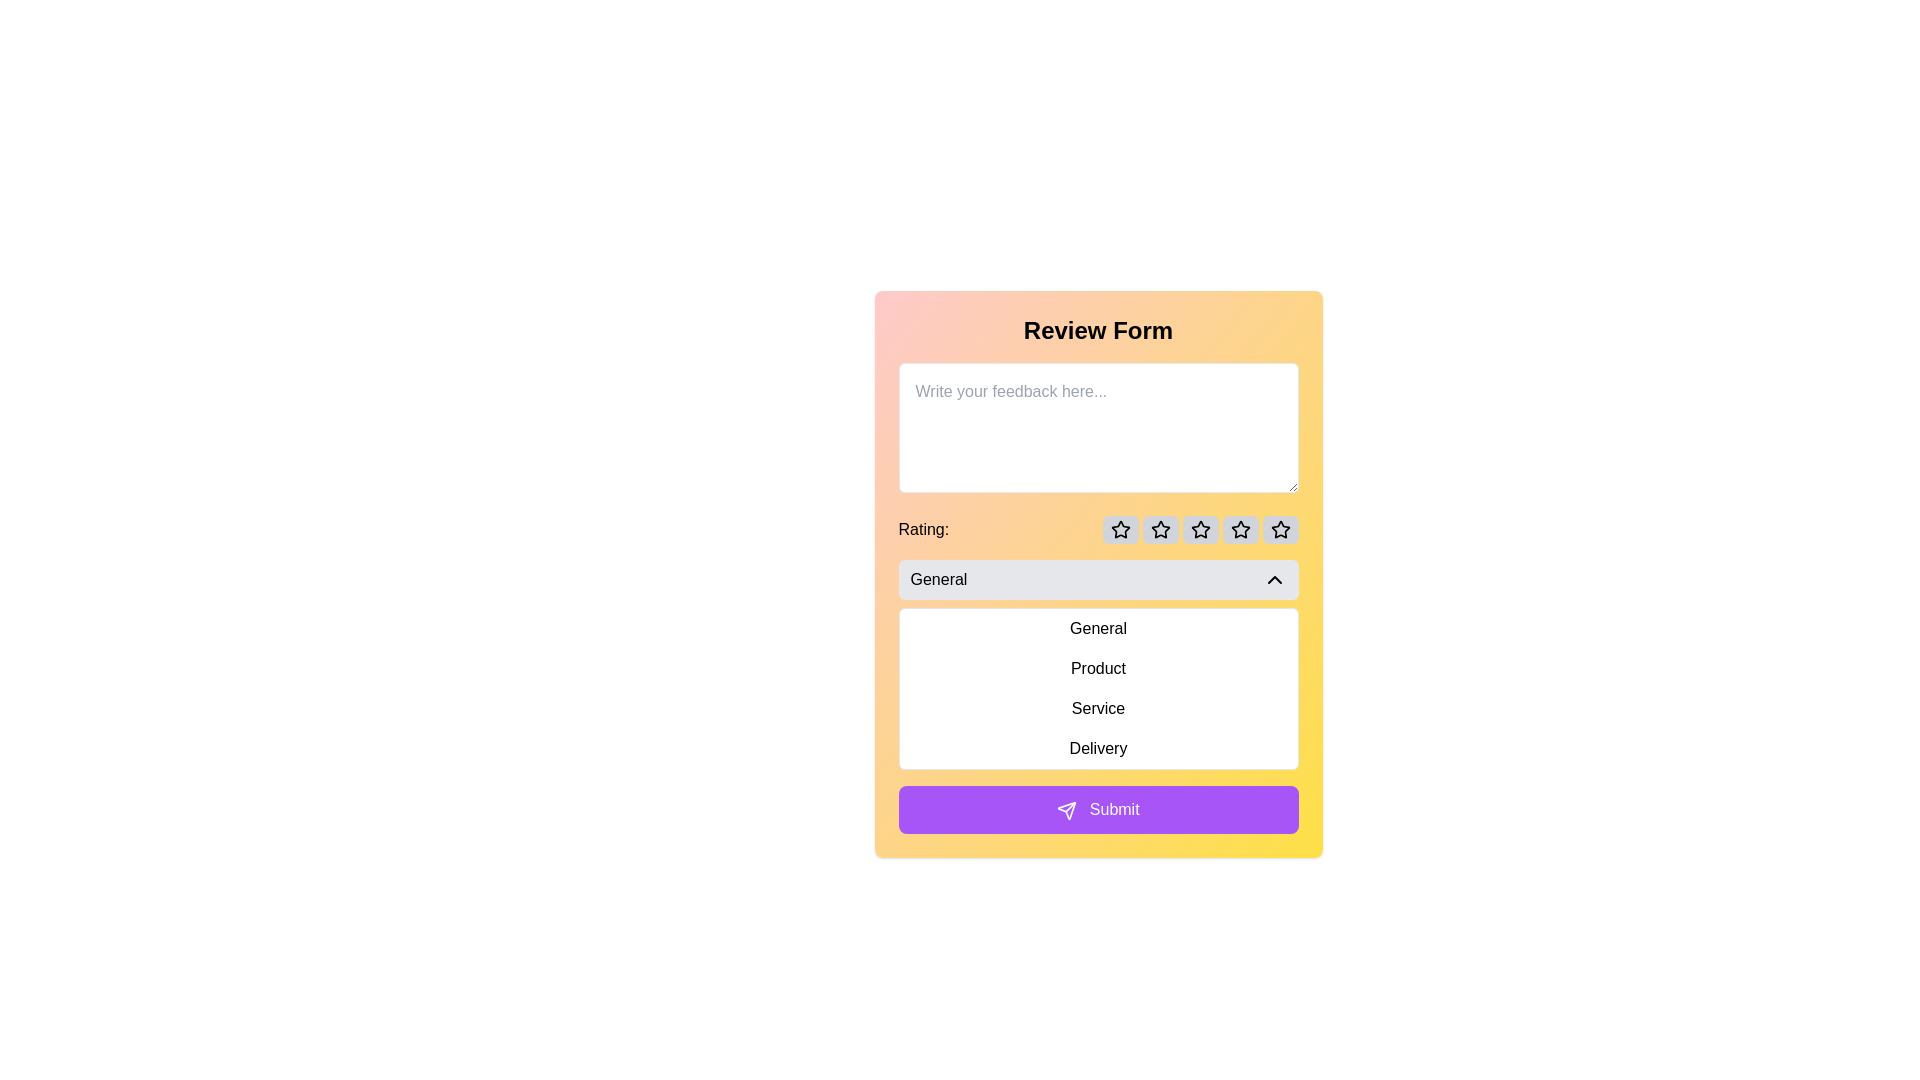  I want to click on the fifth star button in the rating selection, so click(1239, 528).